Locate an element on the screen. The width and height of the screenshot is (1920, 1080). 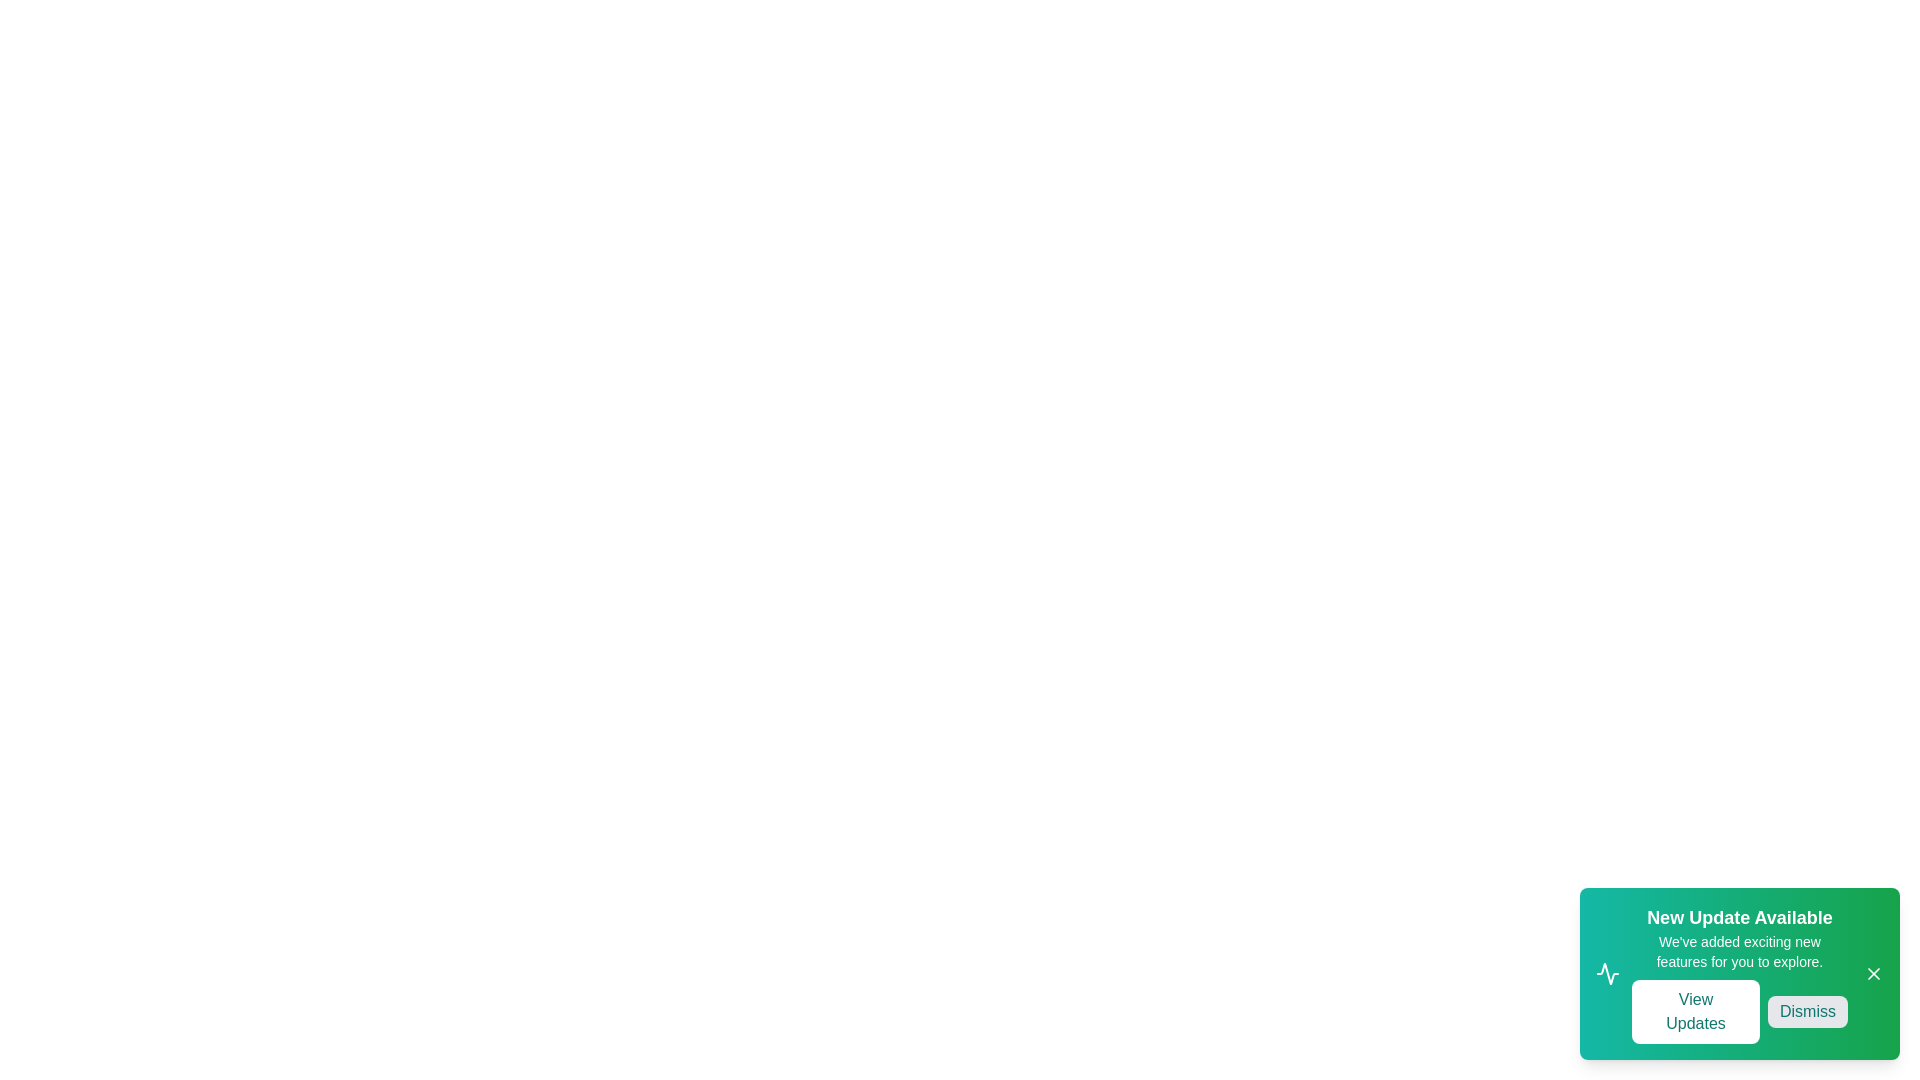
the icon to the left of the snackbar text is located at coordinates (1608, 973).